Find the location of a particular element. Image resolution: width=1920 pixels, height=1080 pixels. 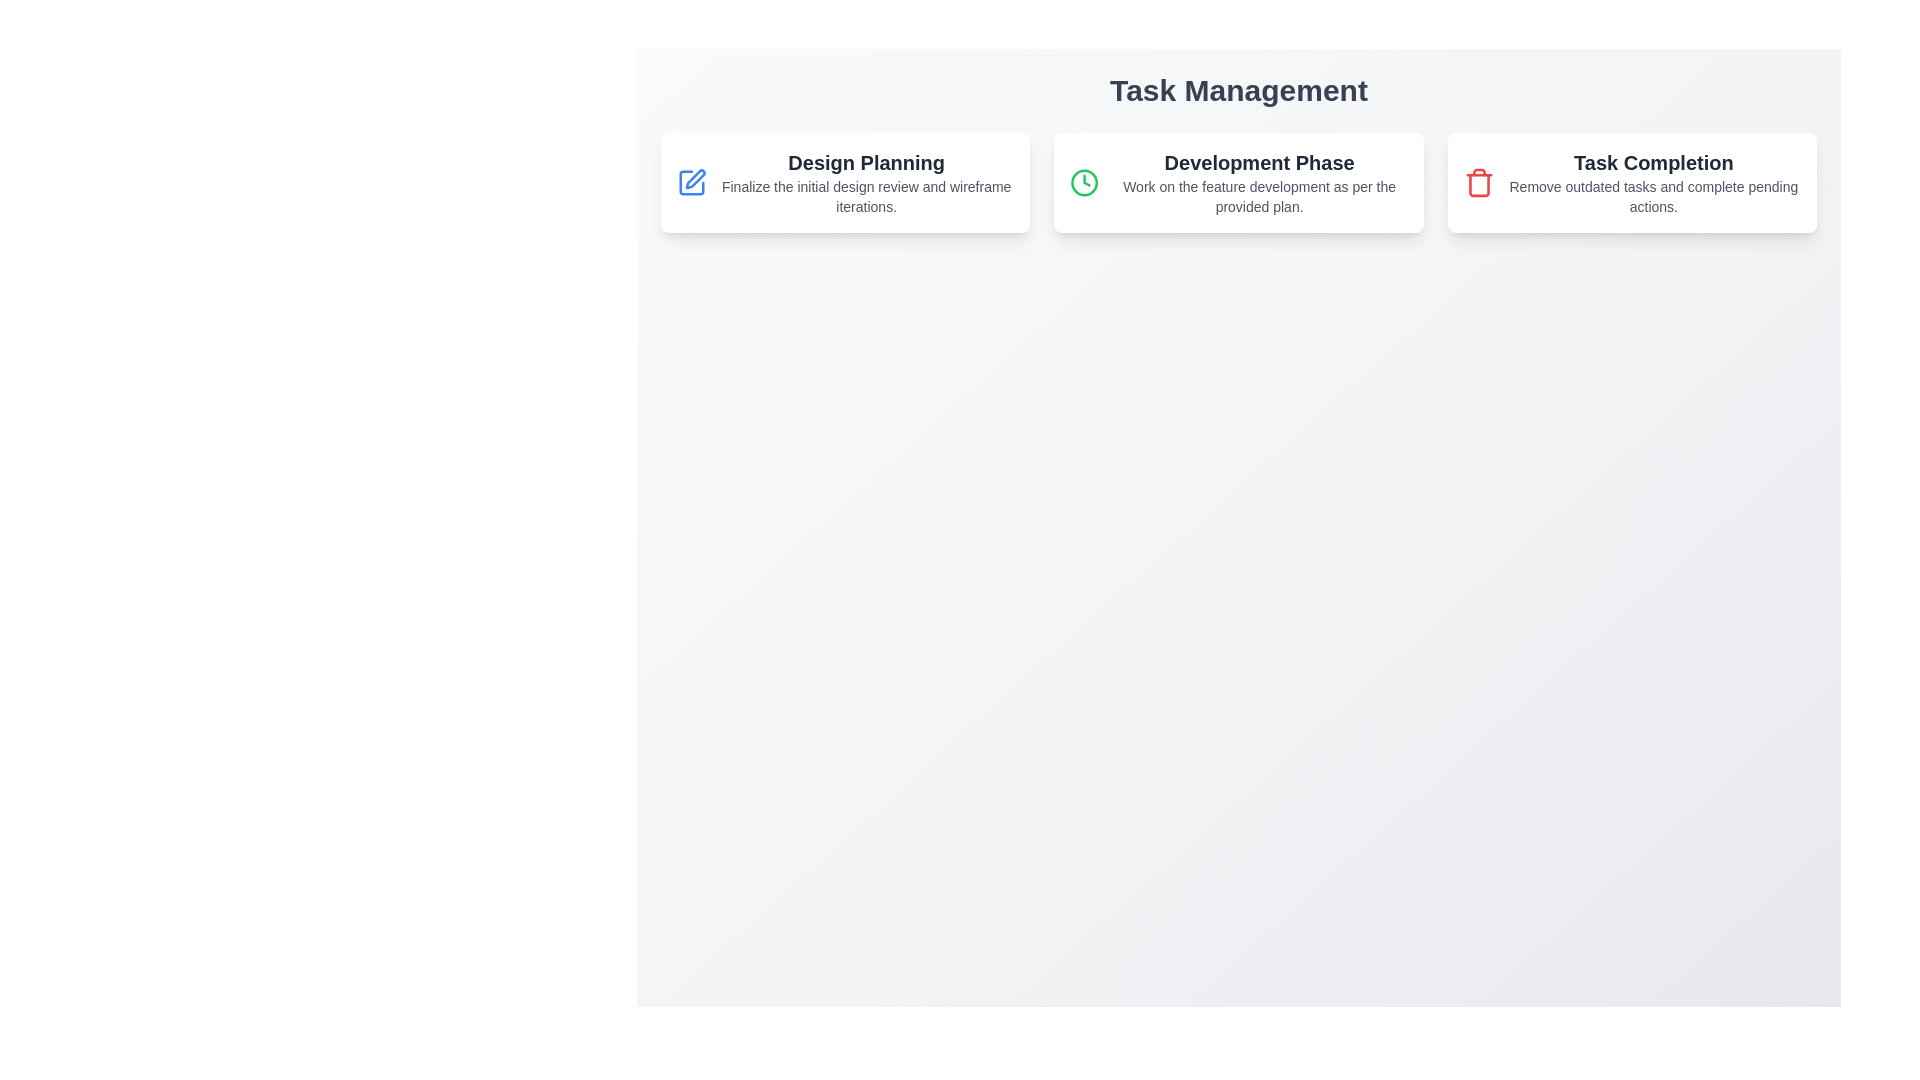

the large, bold text header displaying 'Task Management', which is positioned at the top center of the interface is located at coordinates (1237, 91).